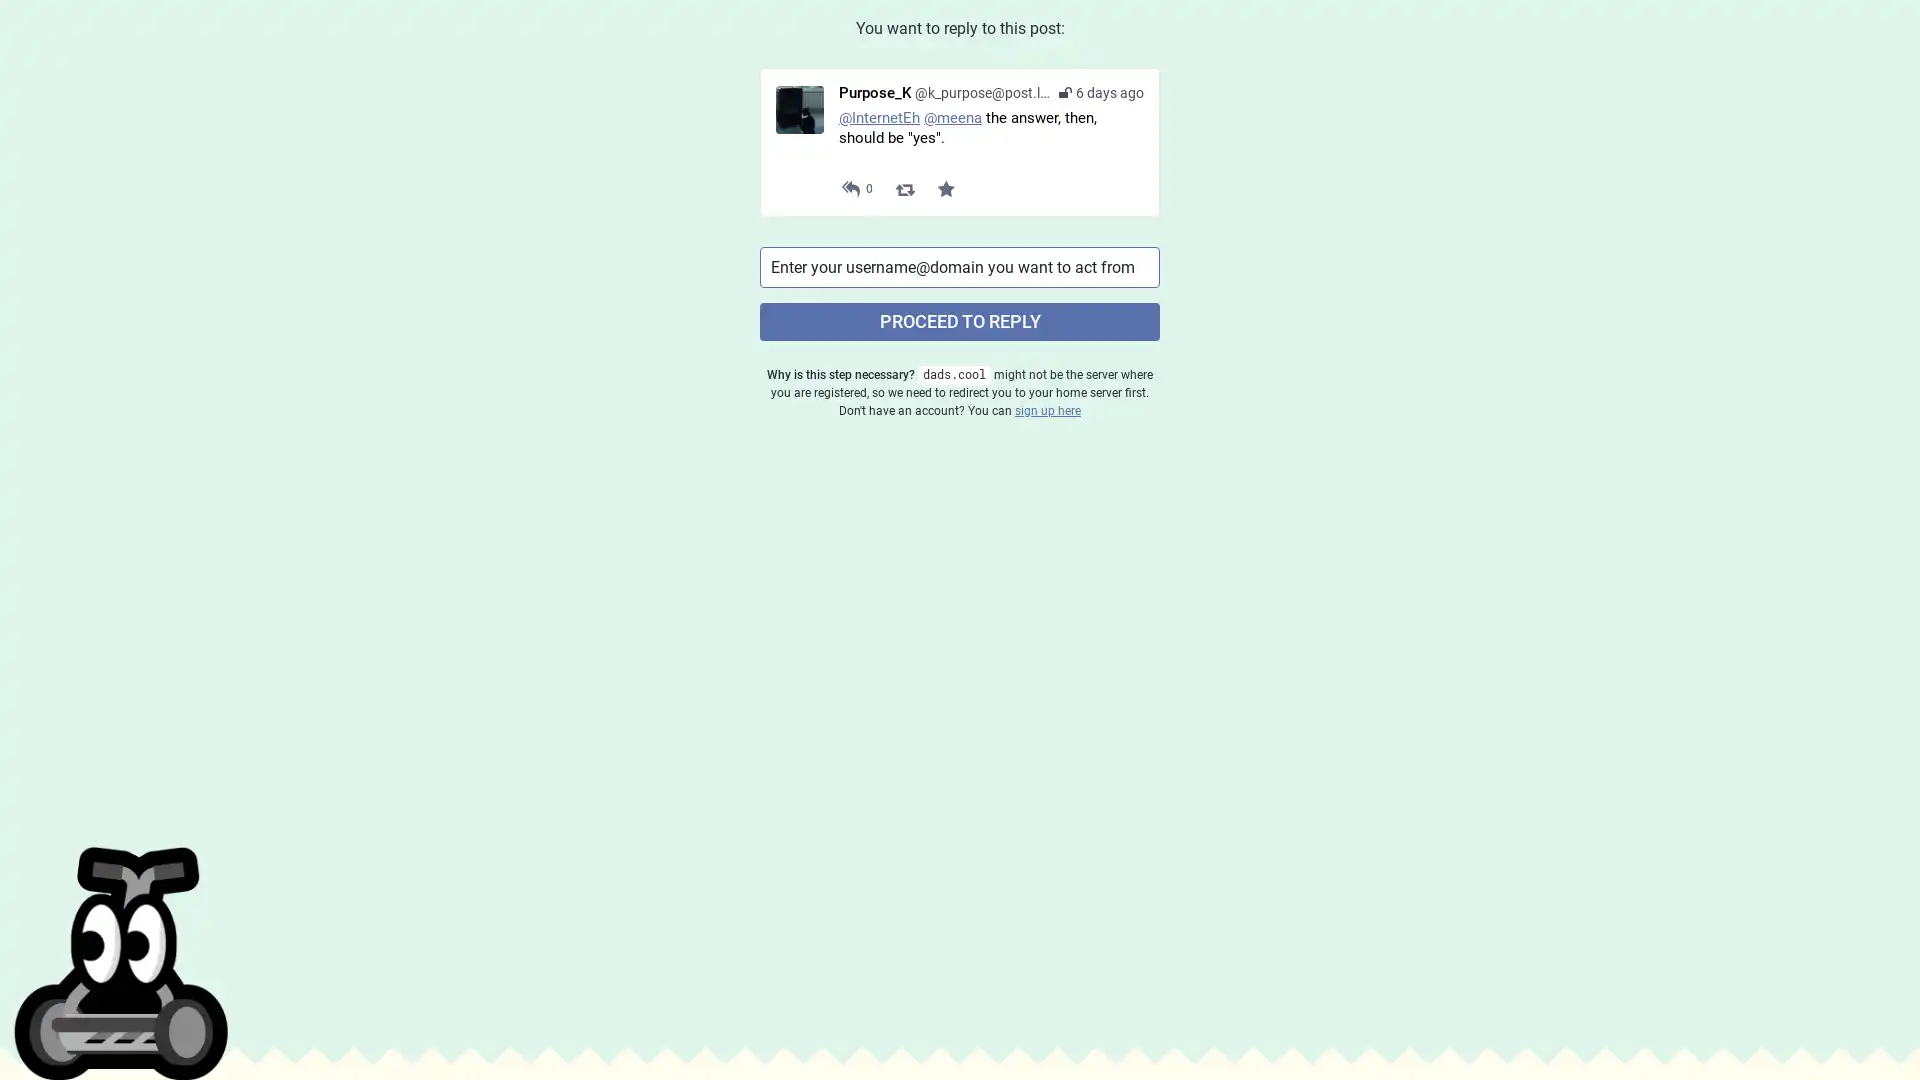 The height and width of the screenshot is (1080, 1920). I want to click on PROCEED TO REPLY, so click(960, 320).